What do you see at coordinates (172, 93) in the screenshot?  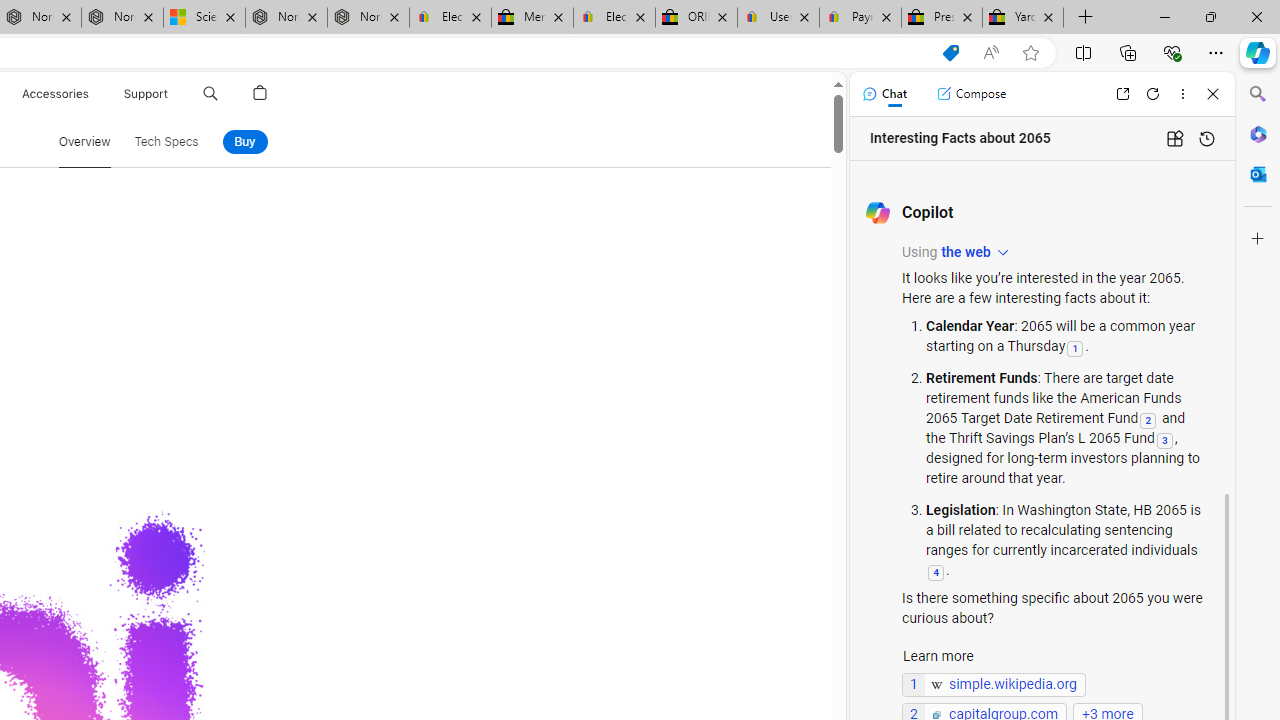 I see `'Class: globalnav-submenu-trigger-item'` at bounding box center [172, 93].